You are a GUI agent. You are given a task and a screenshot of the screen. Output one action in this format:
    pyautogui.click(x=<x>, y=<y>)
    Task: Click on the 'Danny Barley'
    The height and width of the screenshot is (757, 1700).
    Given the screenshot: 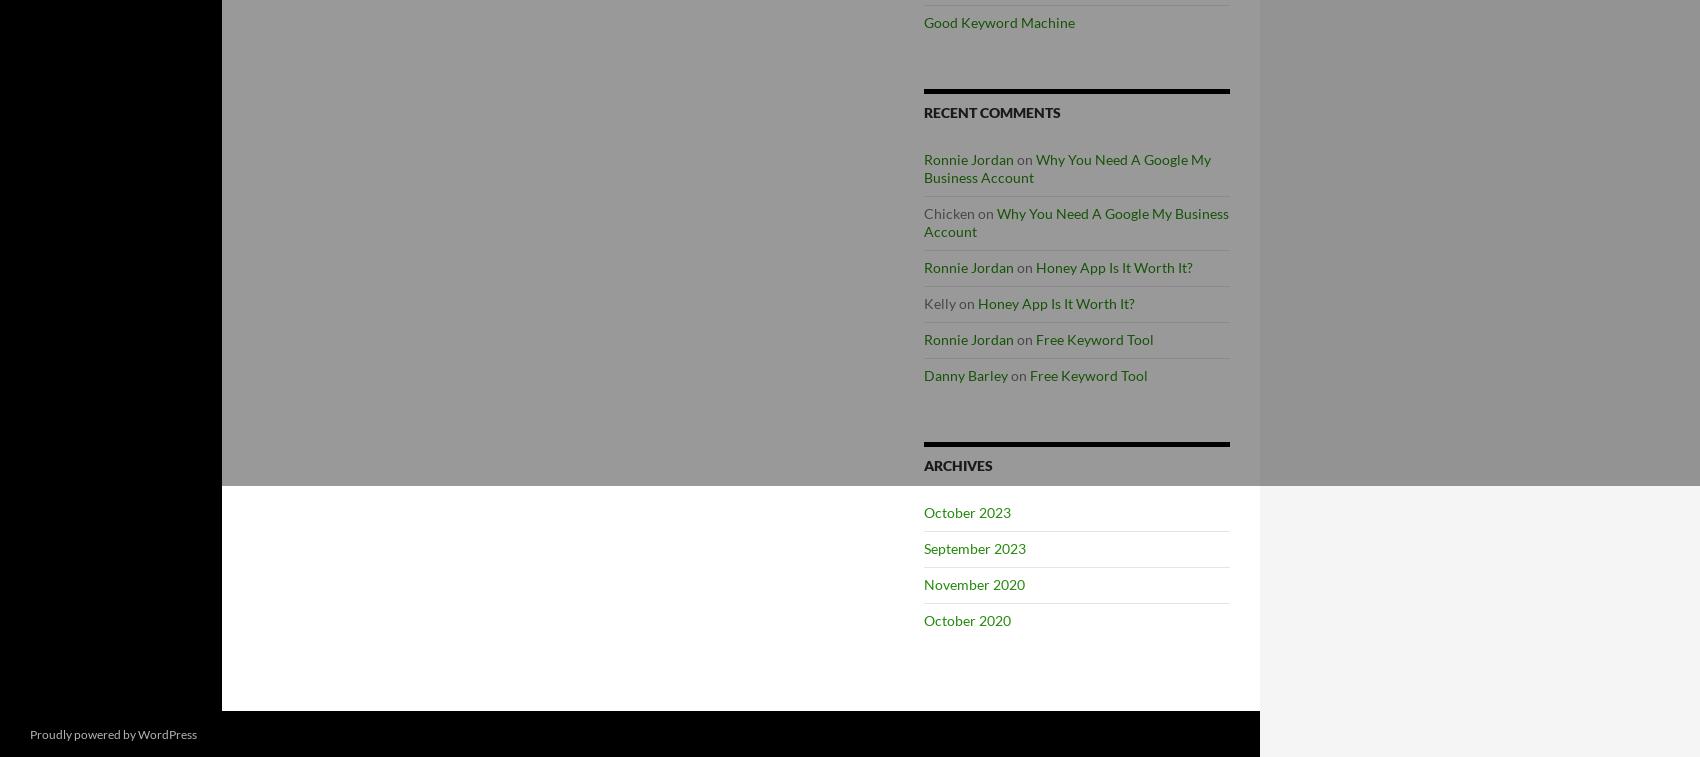 What is the action you would take?
    pyautogui.click(x=964, y=374)
    